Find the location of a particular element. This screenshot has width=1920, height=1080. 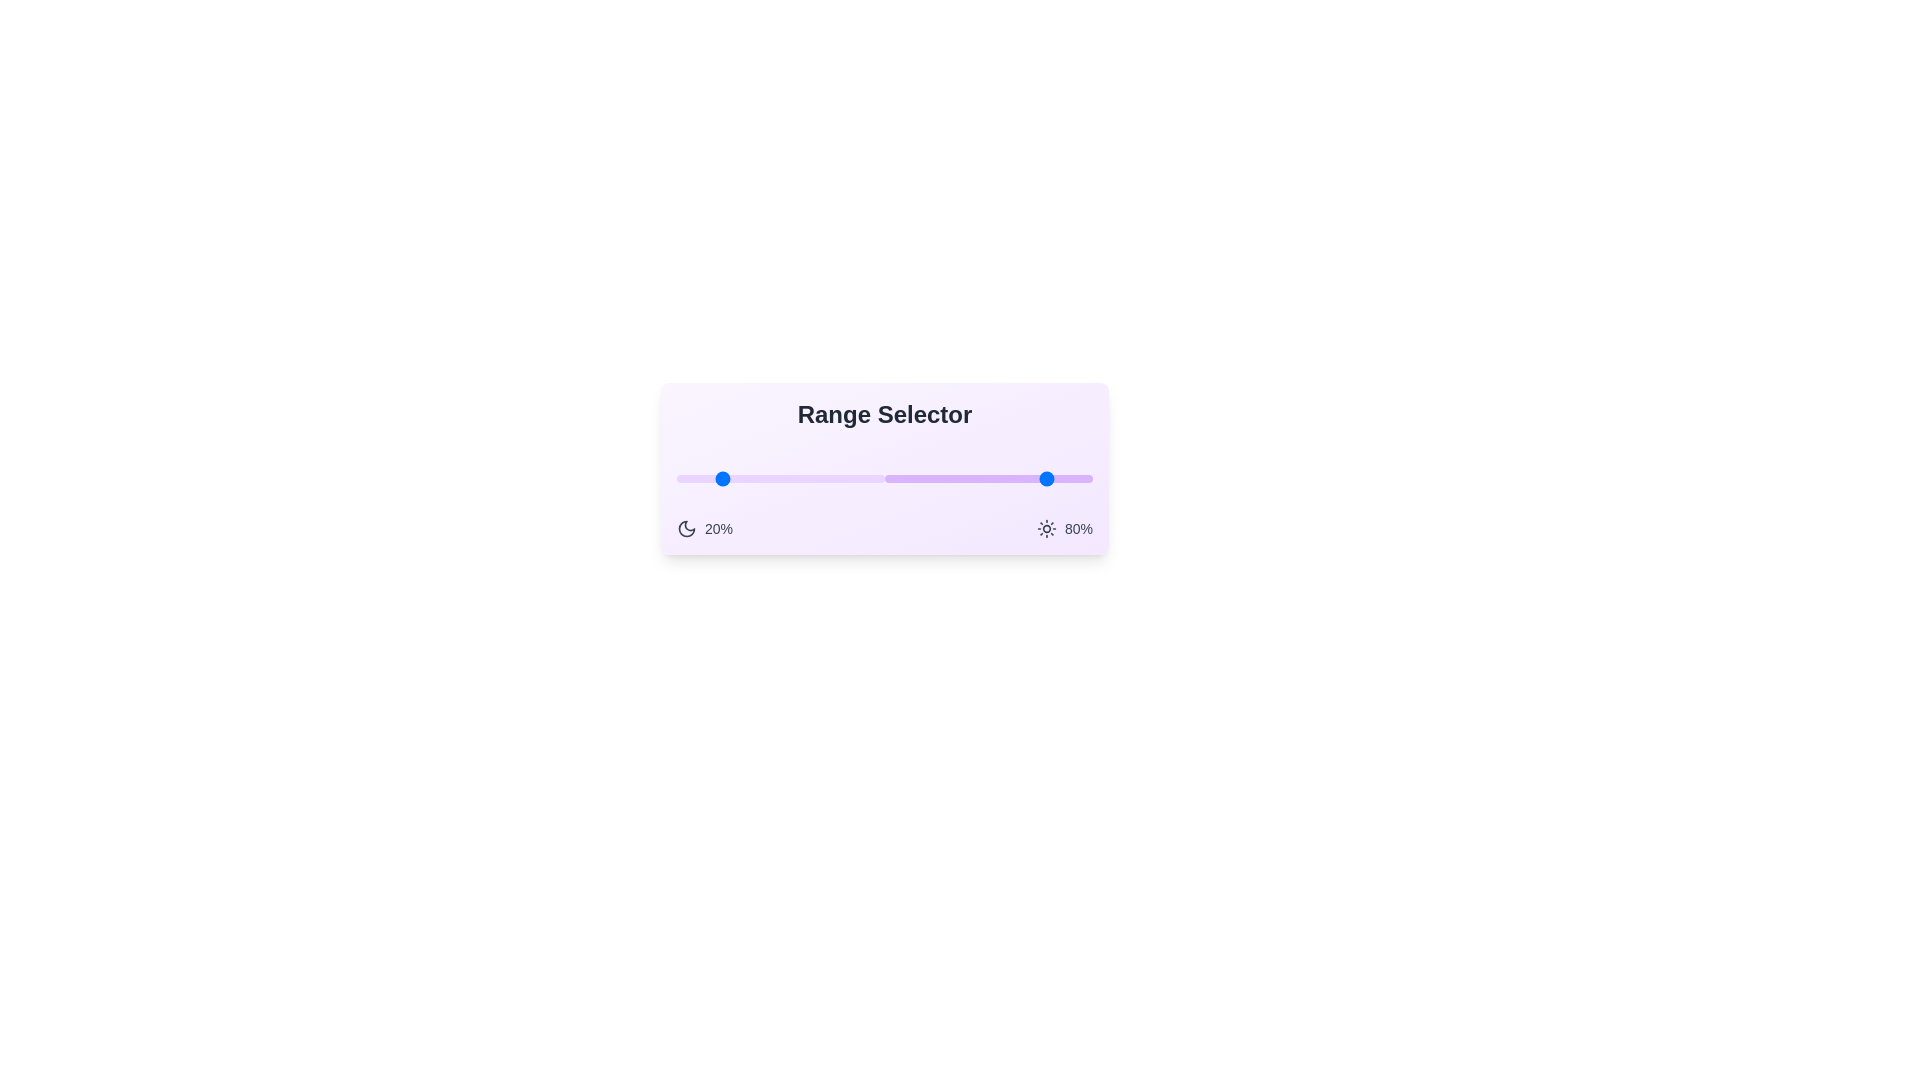

the lower bound of the range to 16% by dragging the left slider is located at coordinates (710, 478).